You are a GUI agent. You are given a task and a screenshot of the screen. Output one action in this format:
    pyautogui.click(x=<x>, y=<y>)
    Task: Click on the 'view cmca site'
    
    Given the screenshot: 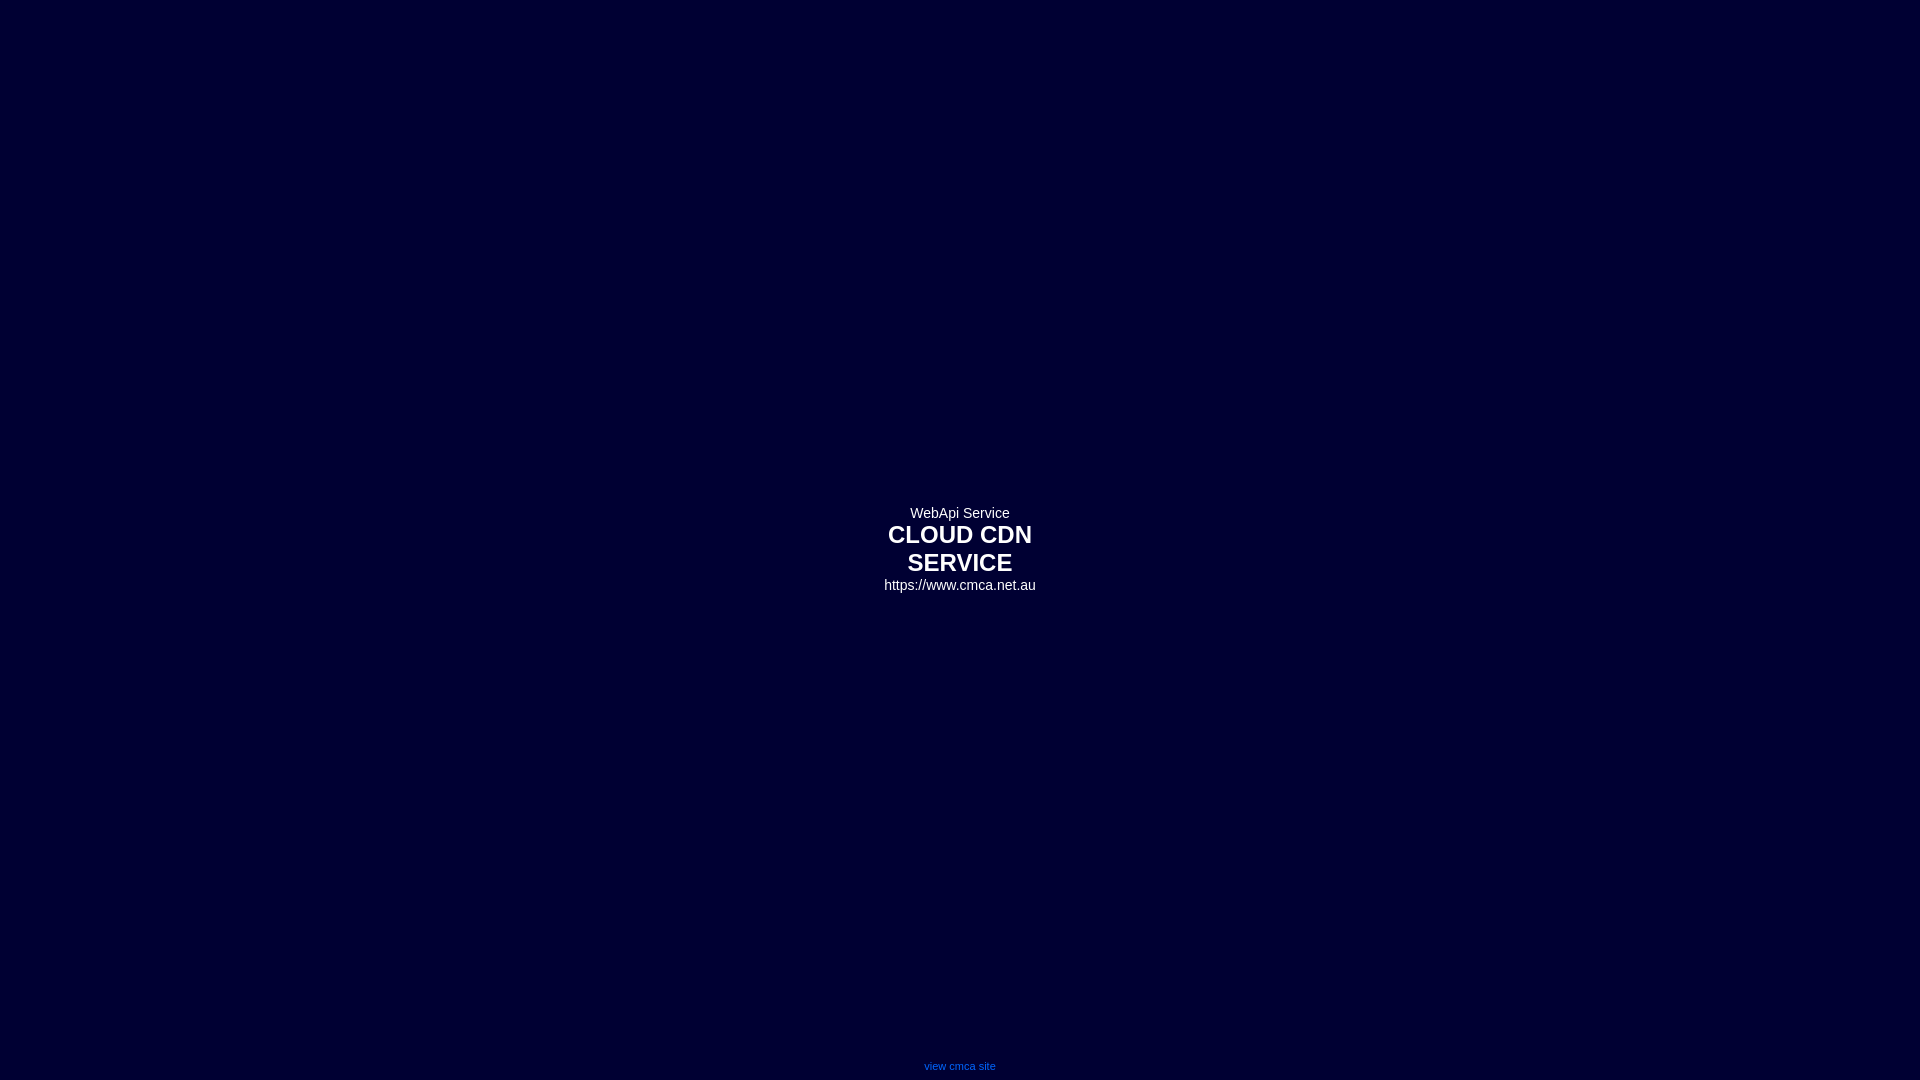 What is the action you would take?
    pyautogui.click(x=960, y=1064)
    